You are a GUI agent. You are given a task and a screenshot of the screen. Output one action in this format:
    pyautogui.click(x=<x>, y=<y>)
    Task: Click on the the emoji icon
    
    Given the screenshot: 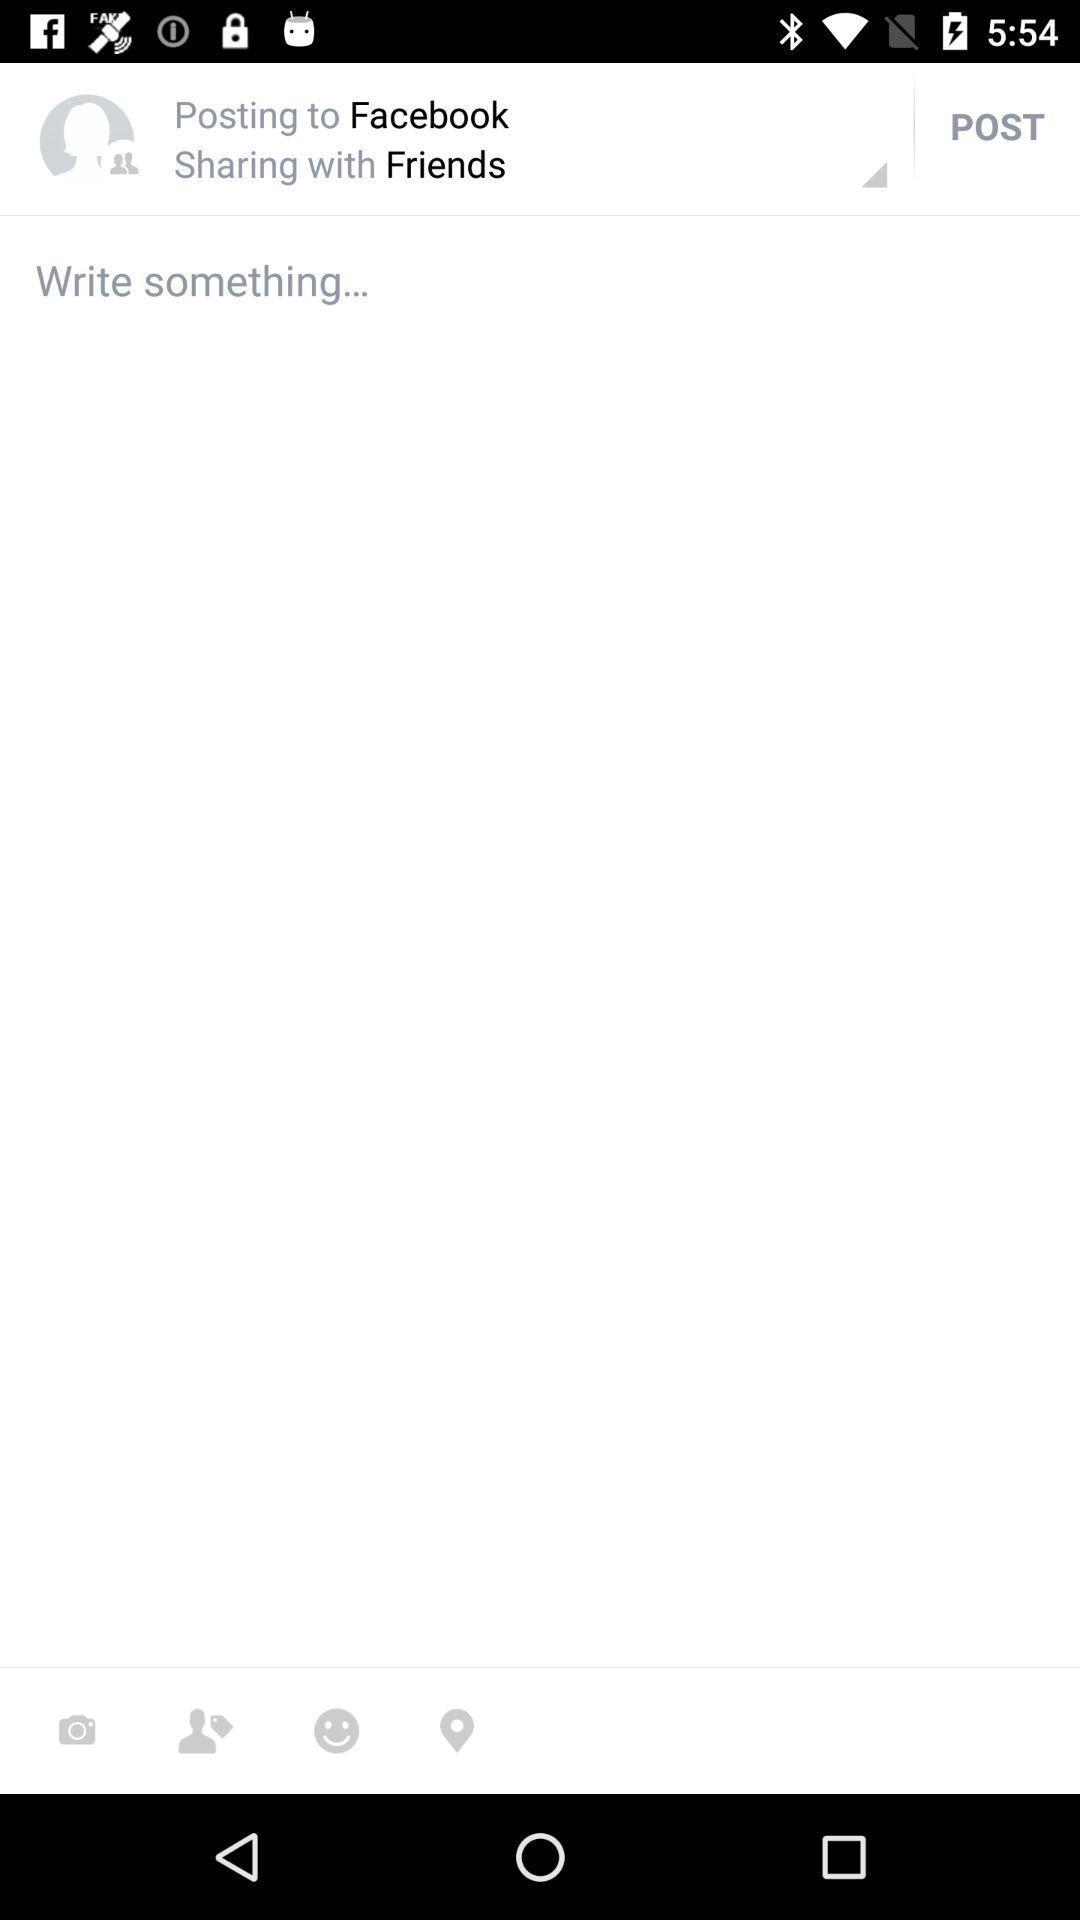 What is the action you would take?
    pyautogui.click(x=335, y=1730)
    